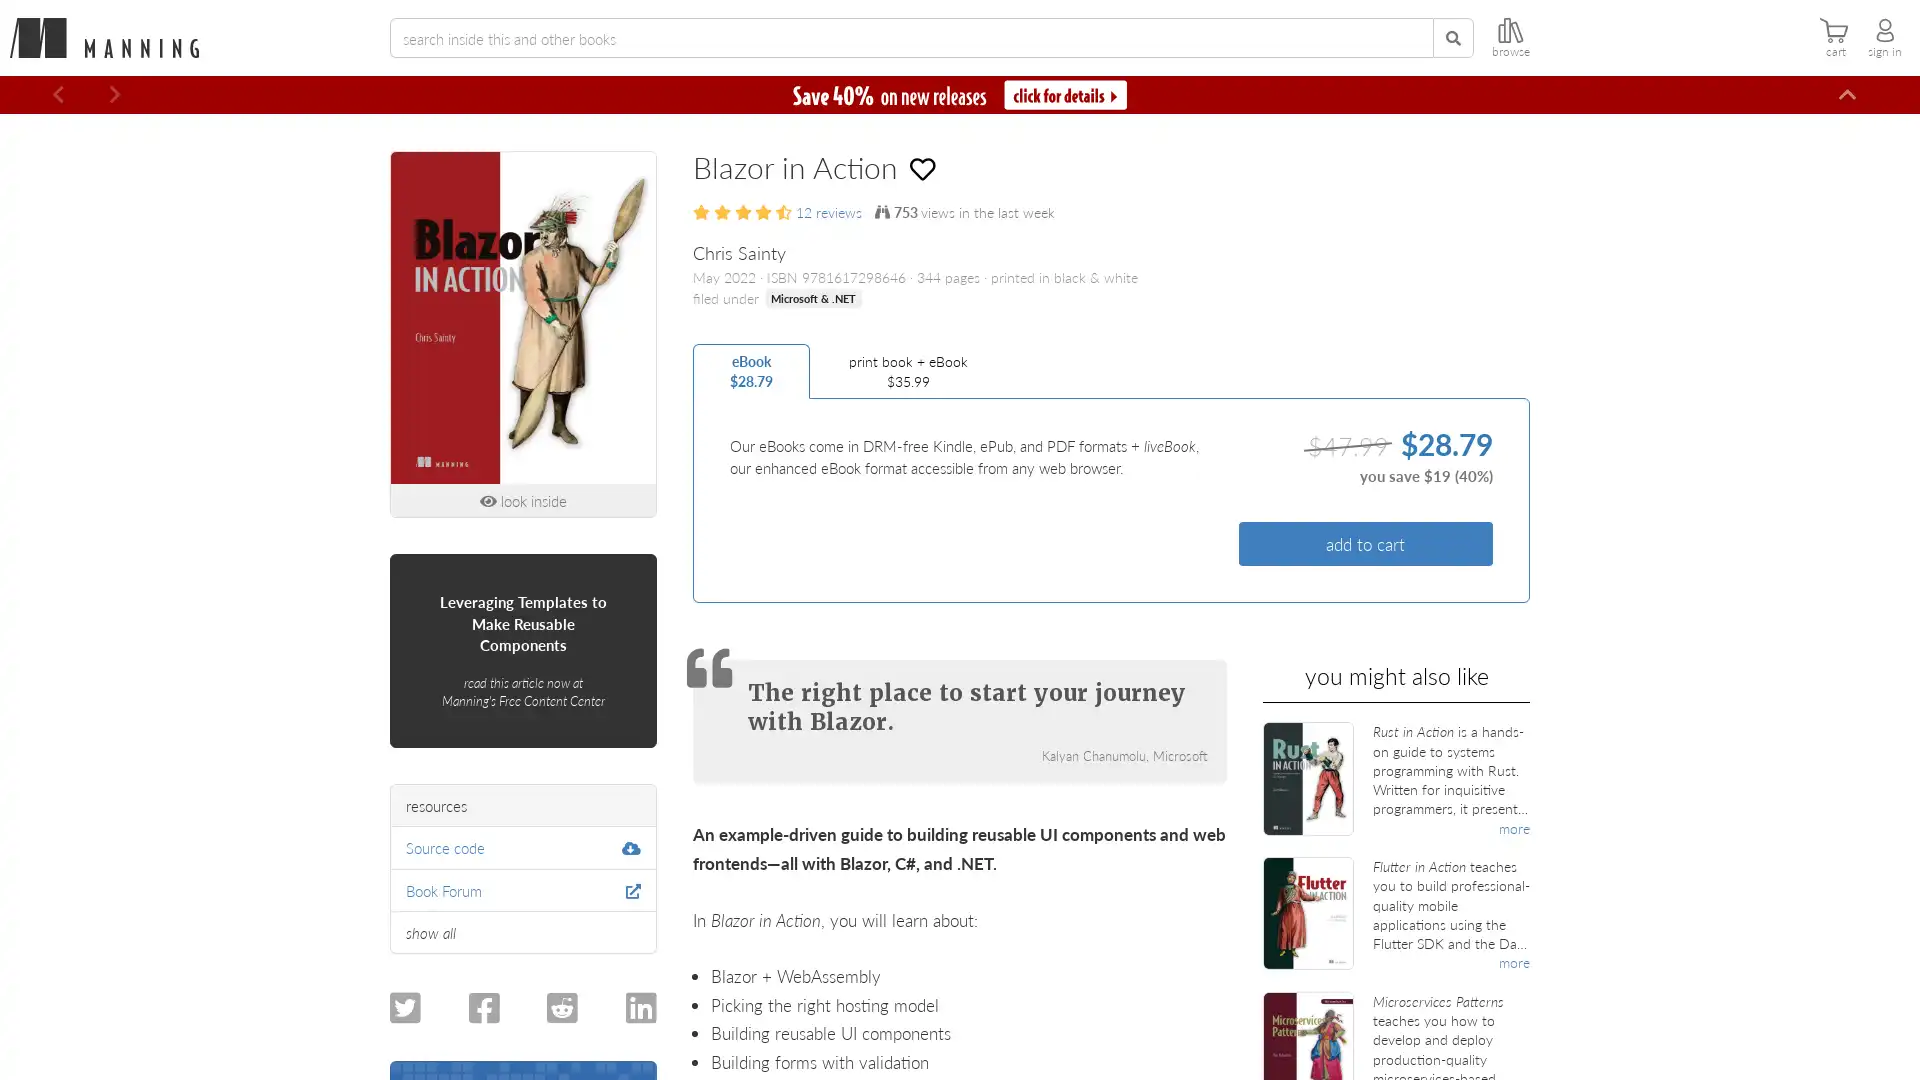  I want to click on add to cart, so click(1364, 543).